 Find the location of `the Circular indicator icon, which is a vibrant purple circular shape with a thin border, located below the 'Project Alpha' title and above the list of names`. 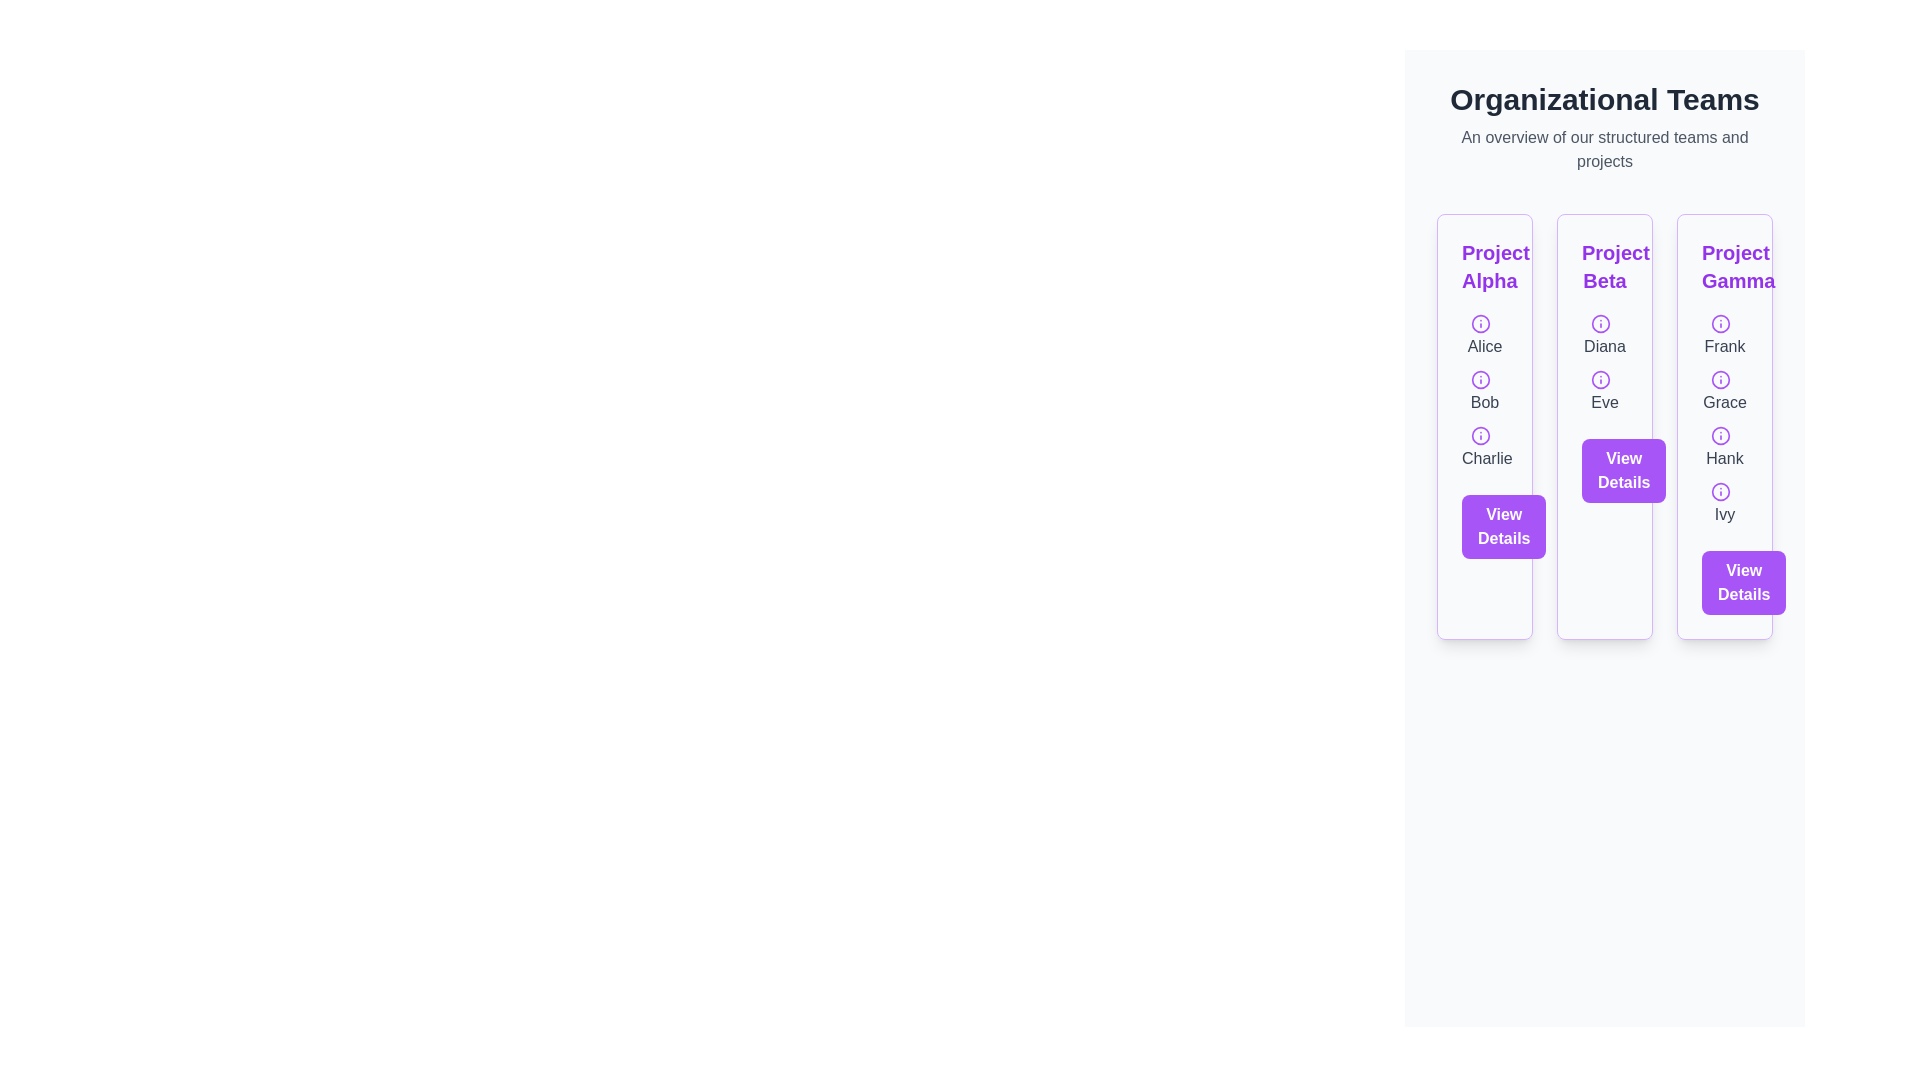

the Circular indicator icon, which is a vibrant purple circular shape with a thin border, located below the 'Project Alpha' title and above the list of names is located at coordinates (1481, 322).